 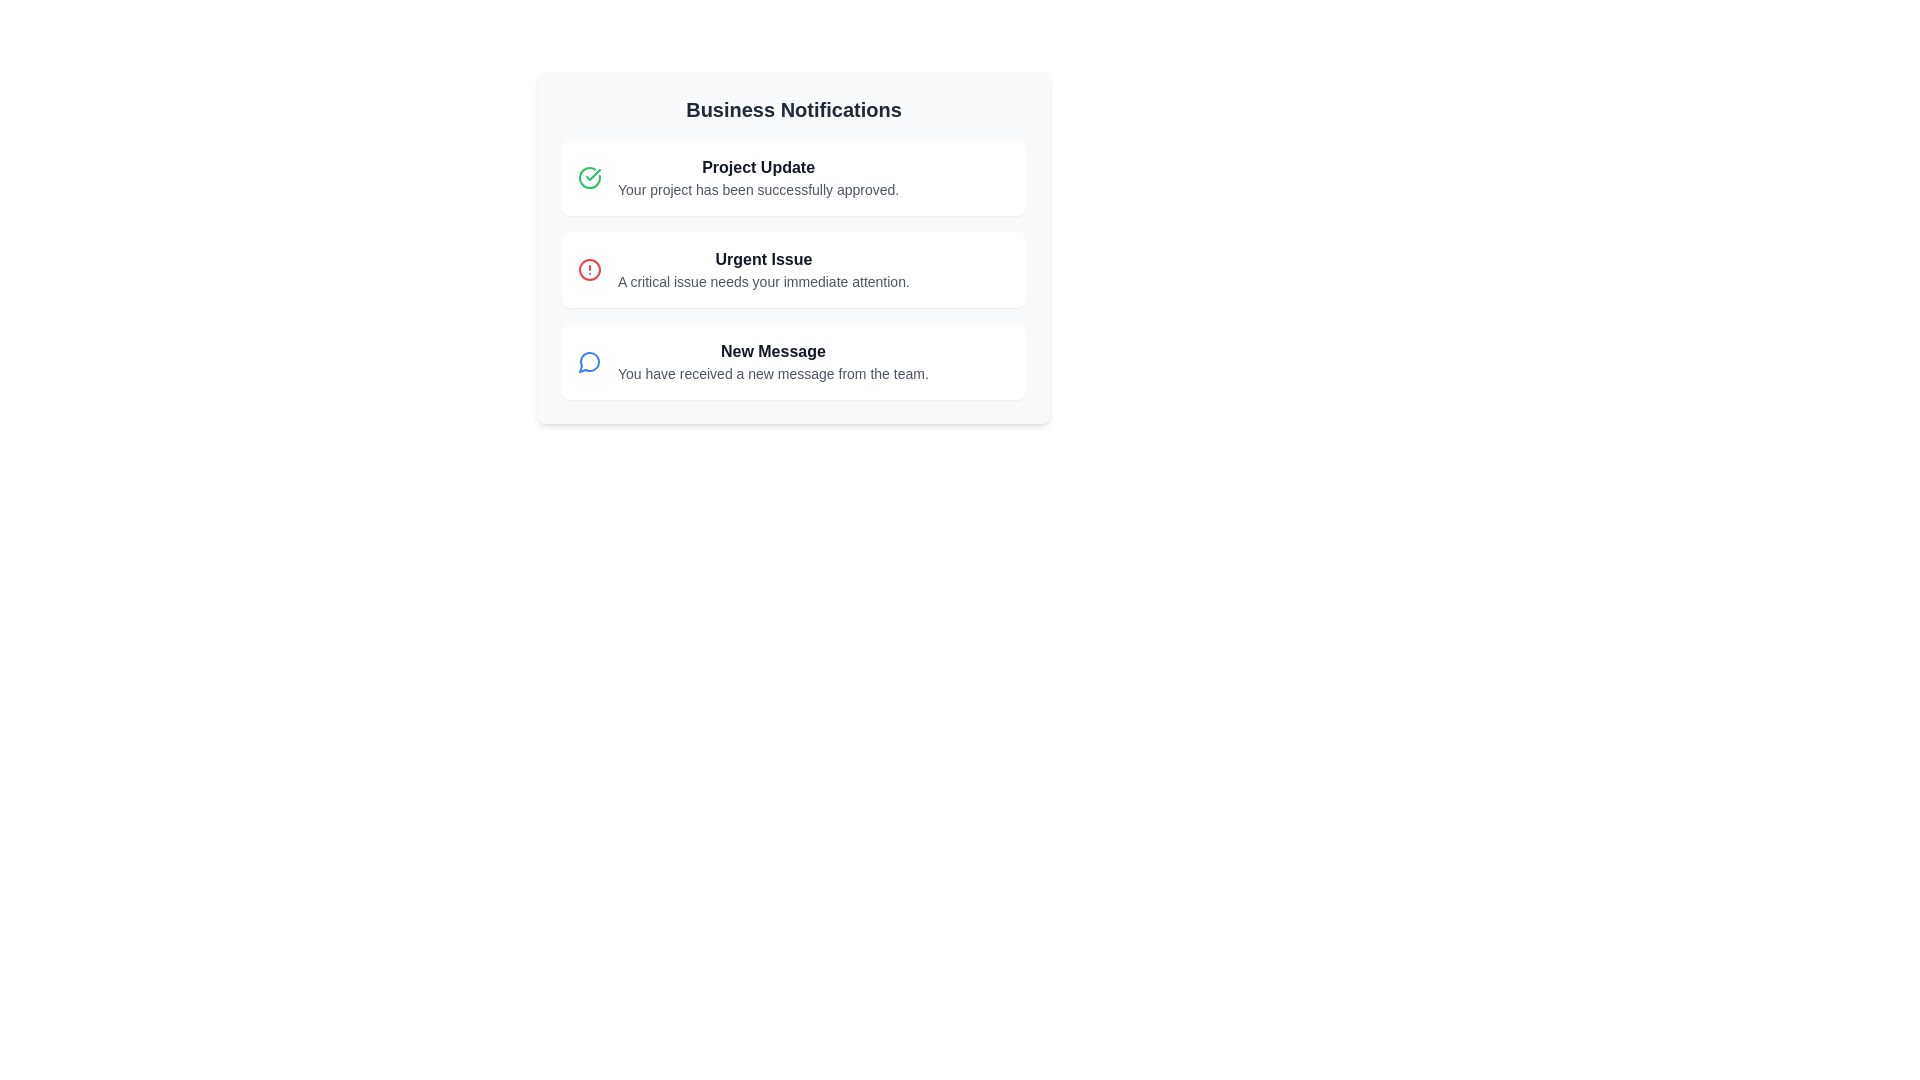 I want to click on text content located underneath the 'Project Update' header within the 'Business Notifications' card, which provides a confirmation or information about the success of an action, so click(x=757, y=189).